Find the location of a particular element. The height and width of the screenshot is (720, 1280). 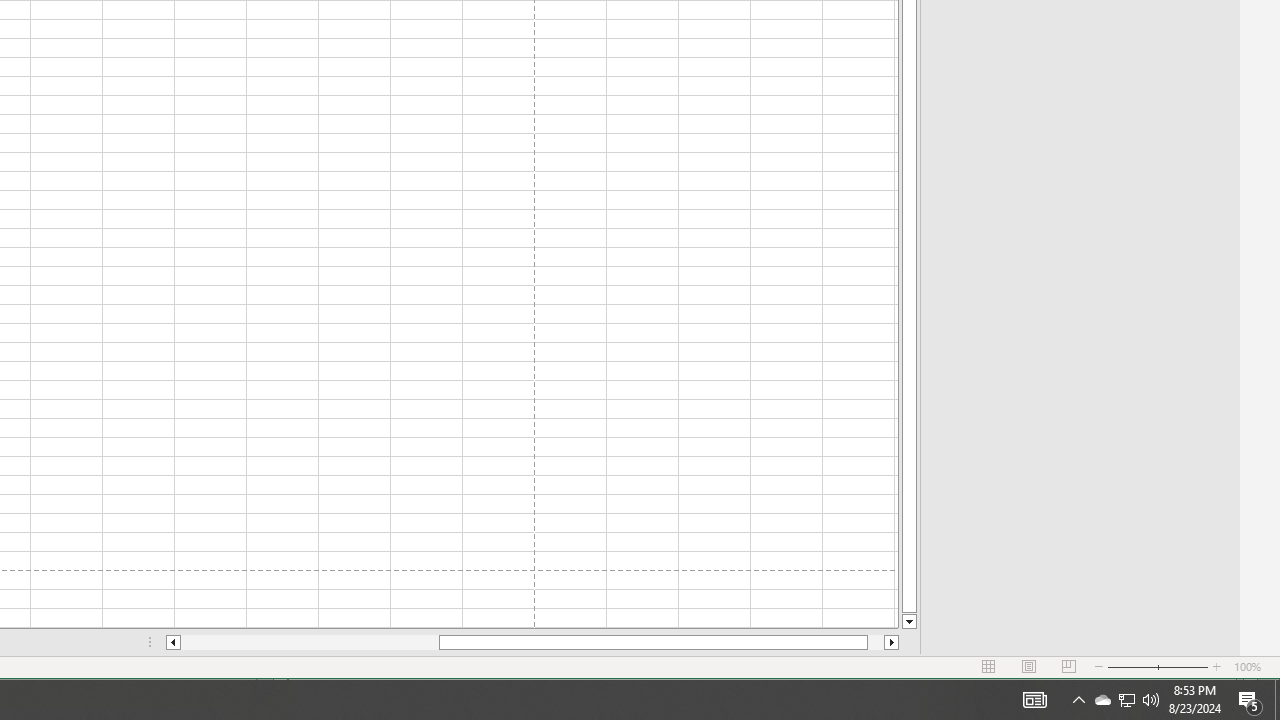

'Page left' is located at coordinates (308, 642).